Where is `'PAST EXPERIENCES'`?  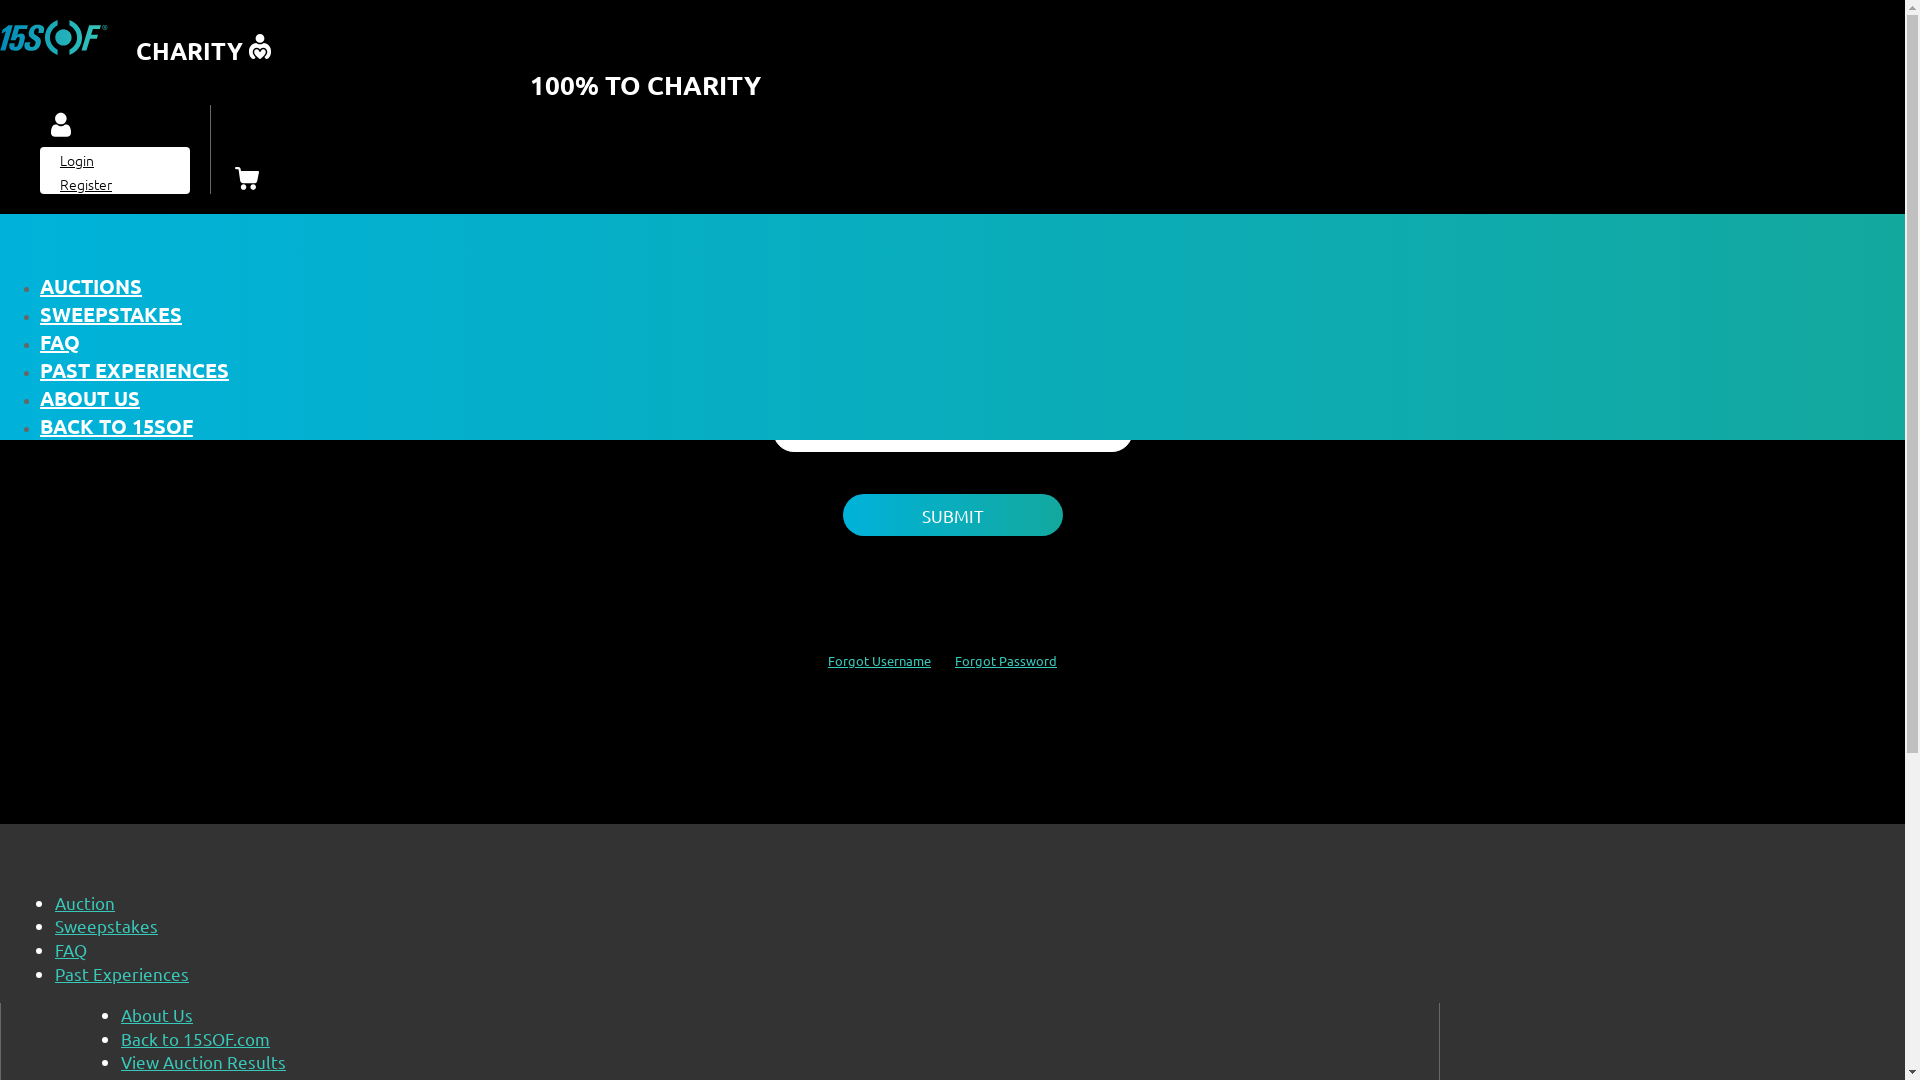 'PAST EXPERIENCES' is located at coordinates (133, 370).